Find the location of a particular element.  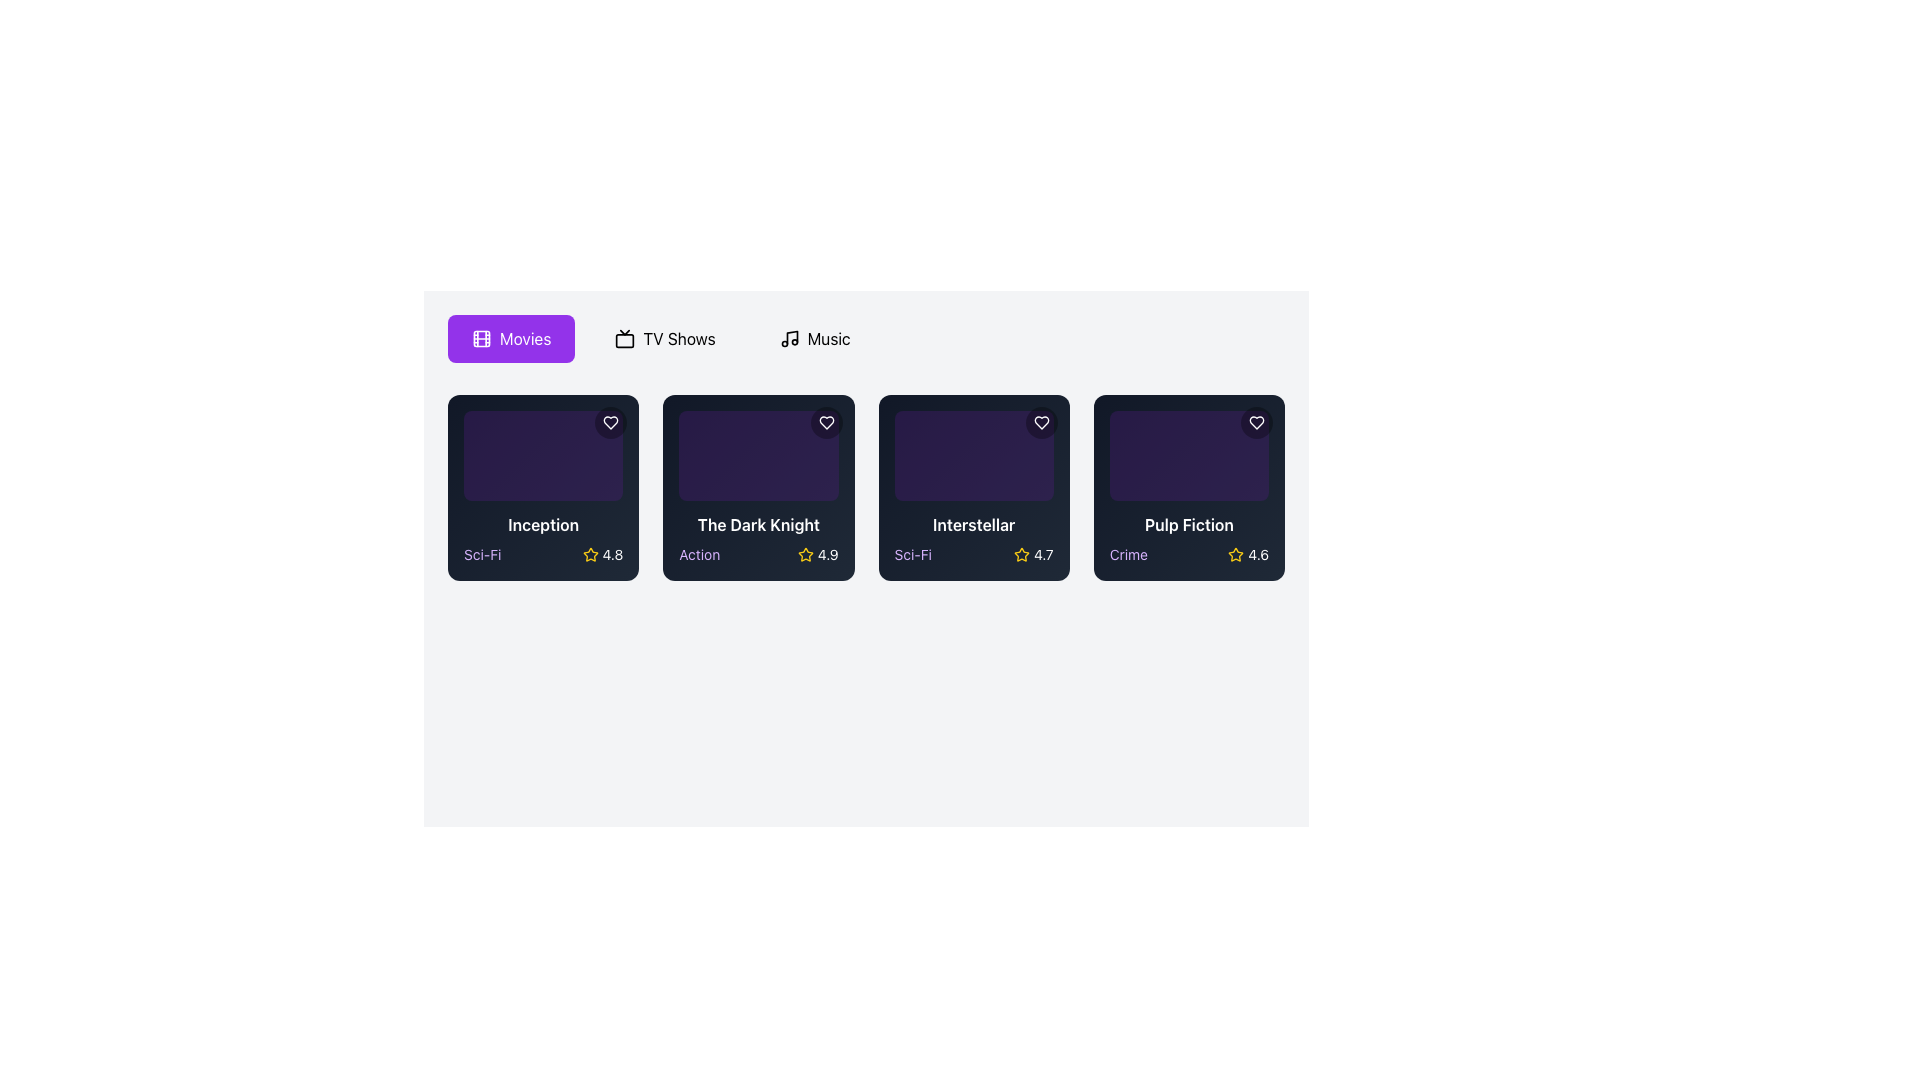

the central background layer element of the SVG graphic, which is a rectangular shape with rounded corners, serving as the base for other components is located at coordinates (481, 338).